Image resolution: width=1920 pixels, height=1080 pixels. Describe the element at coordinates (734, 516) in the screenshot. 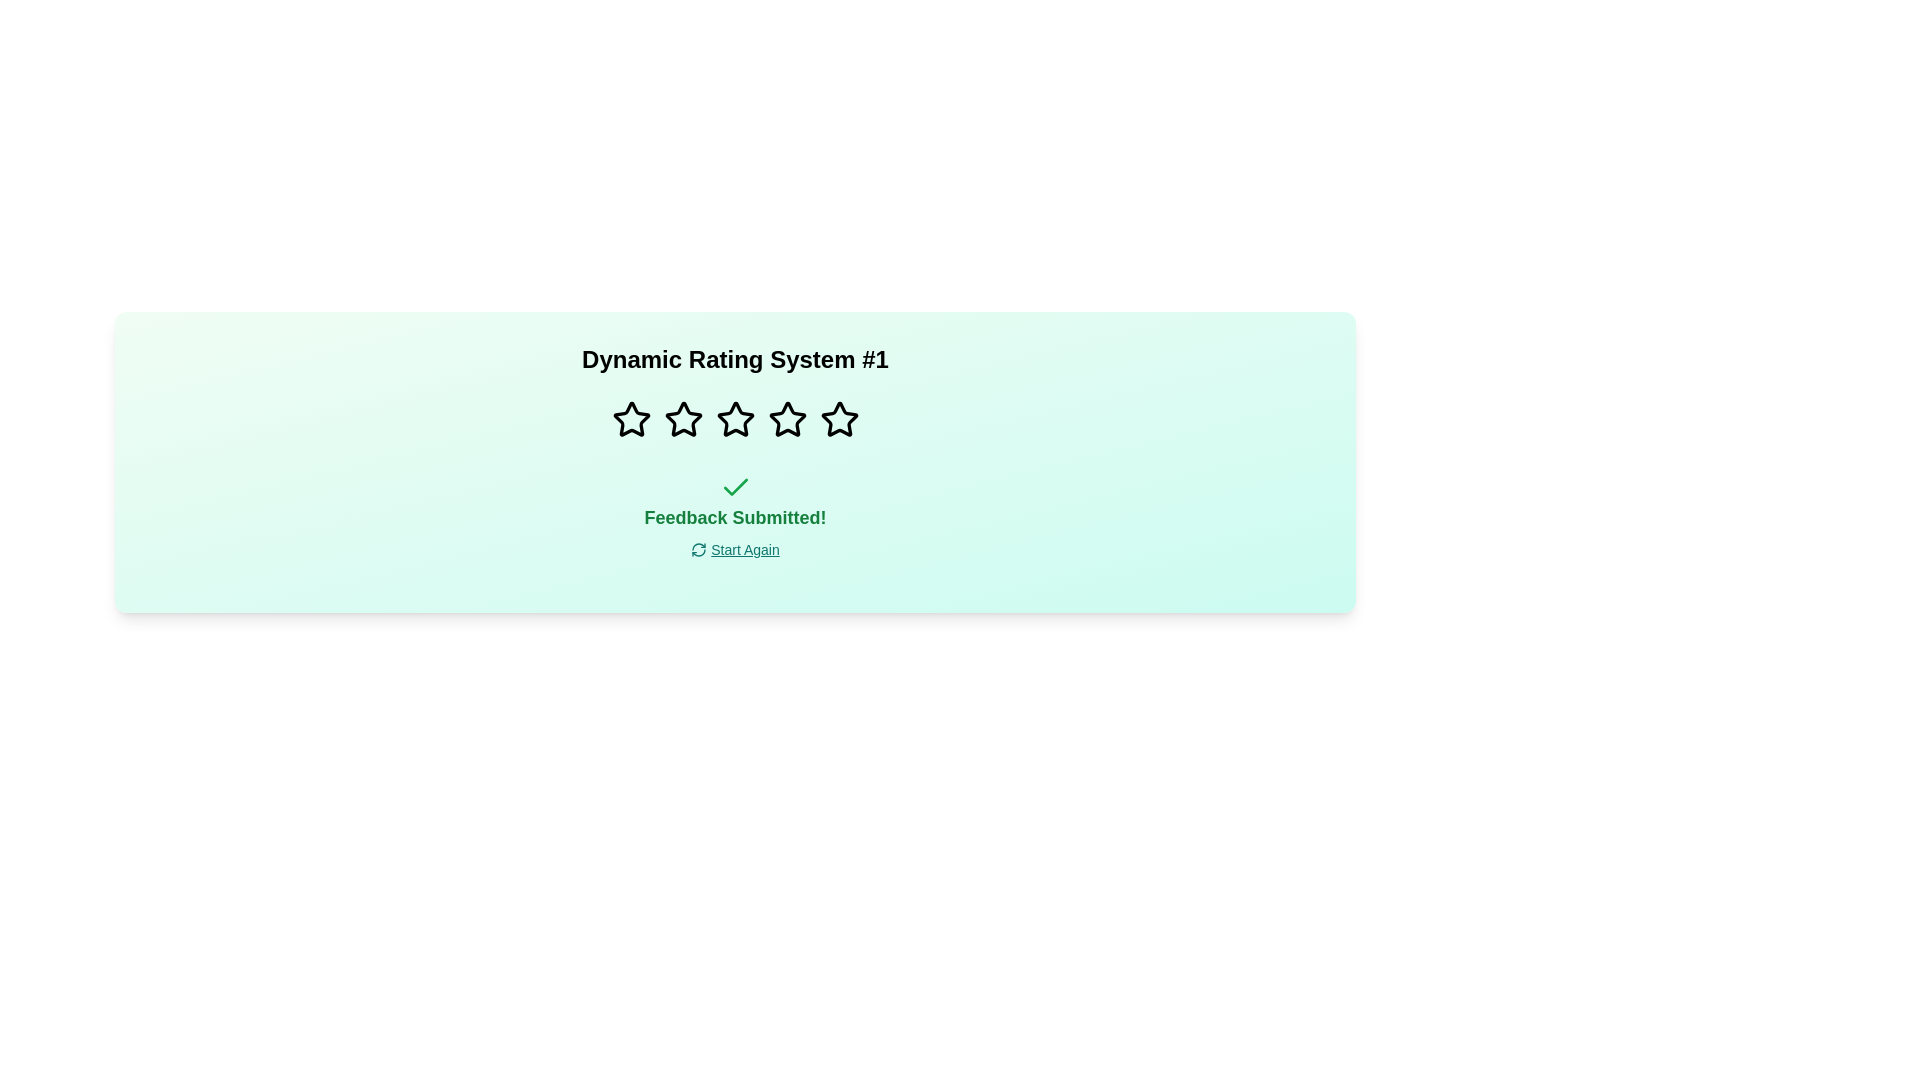

I see `the feedback message text label indicating the completion of a submission process, which is located directly beneath the green checkmark icon and above the 'Start Again' link` at that location.